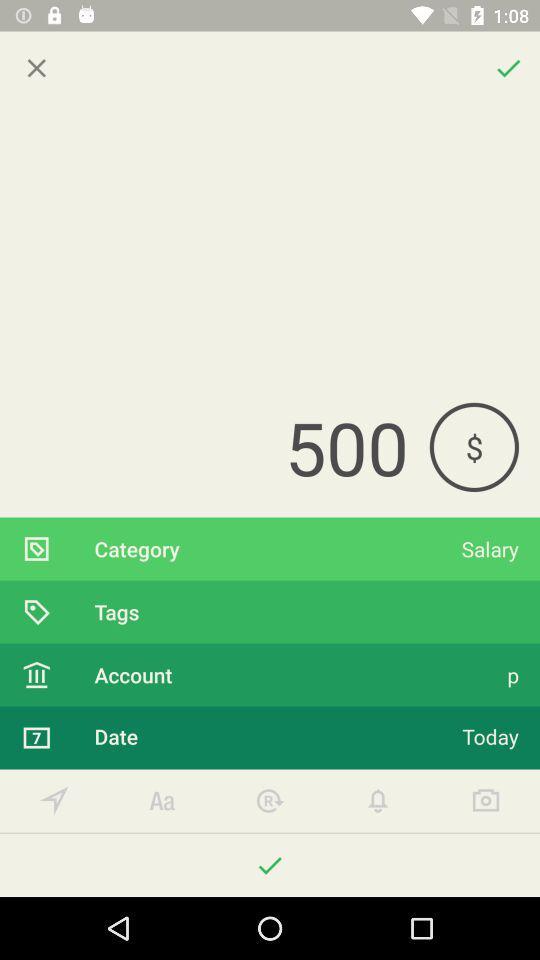 The height and width of the screenshot is (960, 540). I want to click on location services, so click(54, 801).